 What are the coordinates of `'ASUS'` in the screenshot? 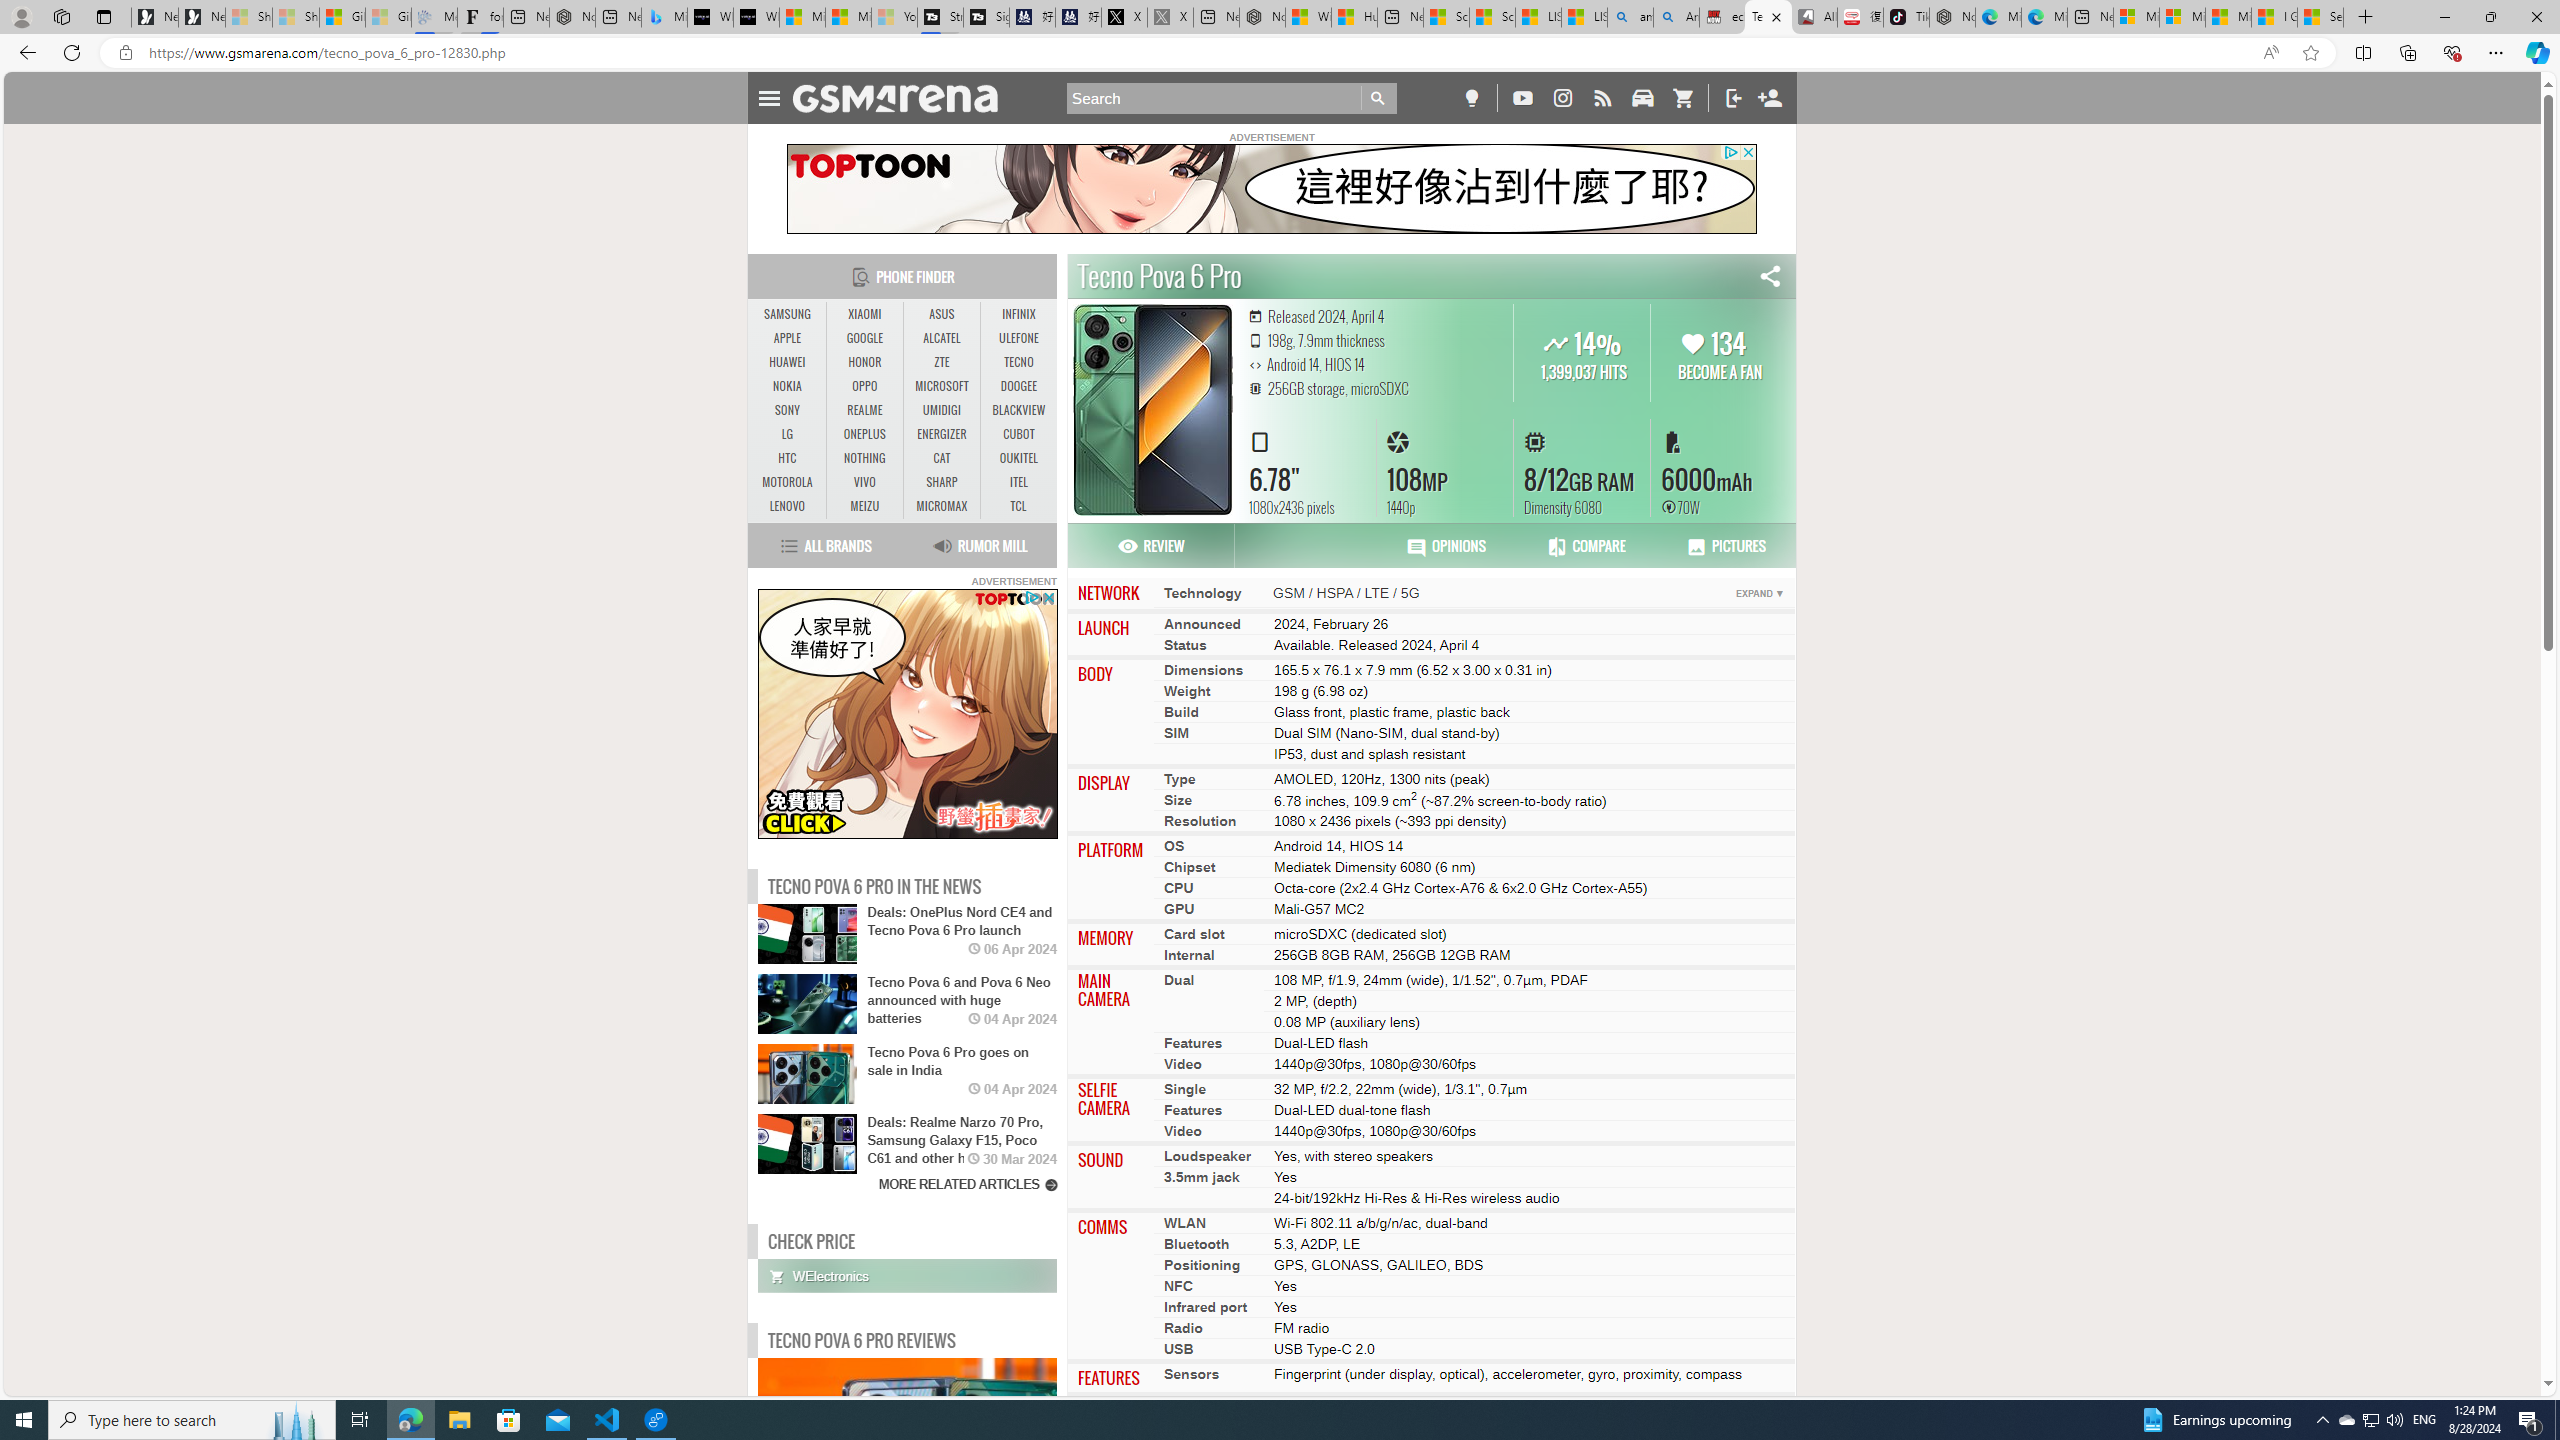 It's located at (941, 314).